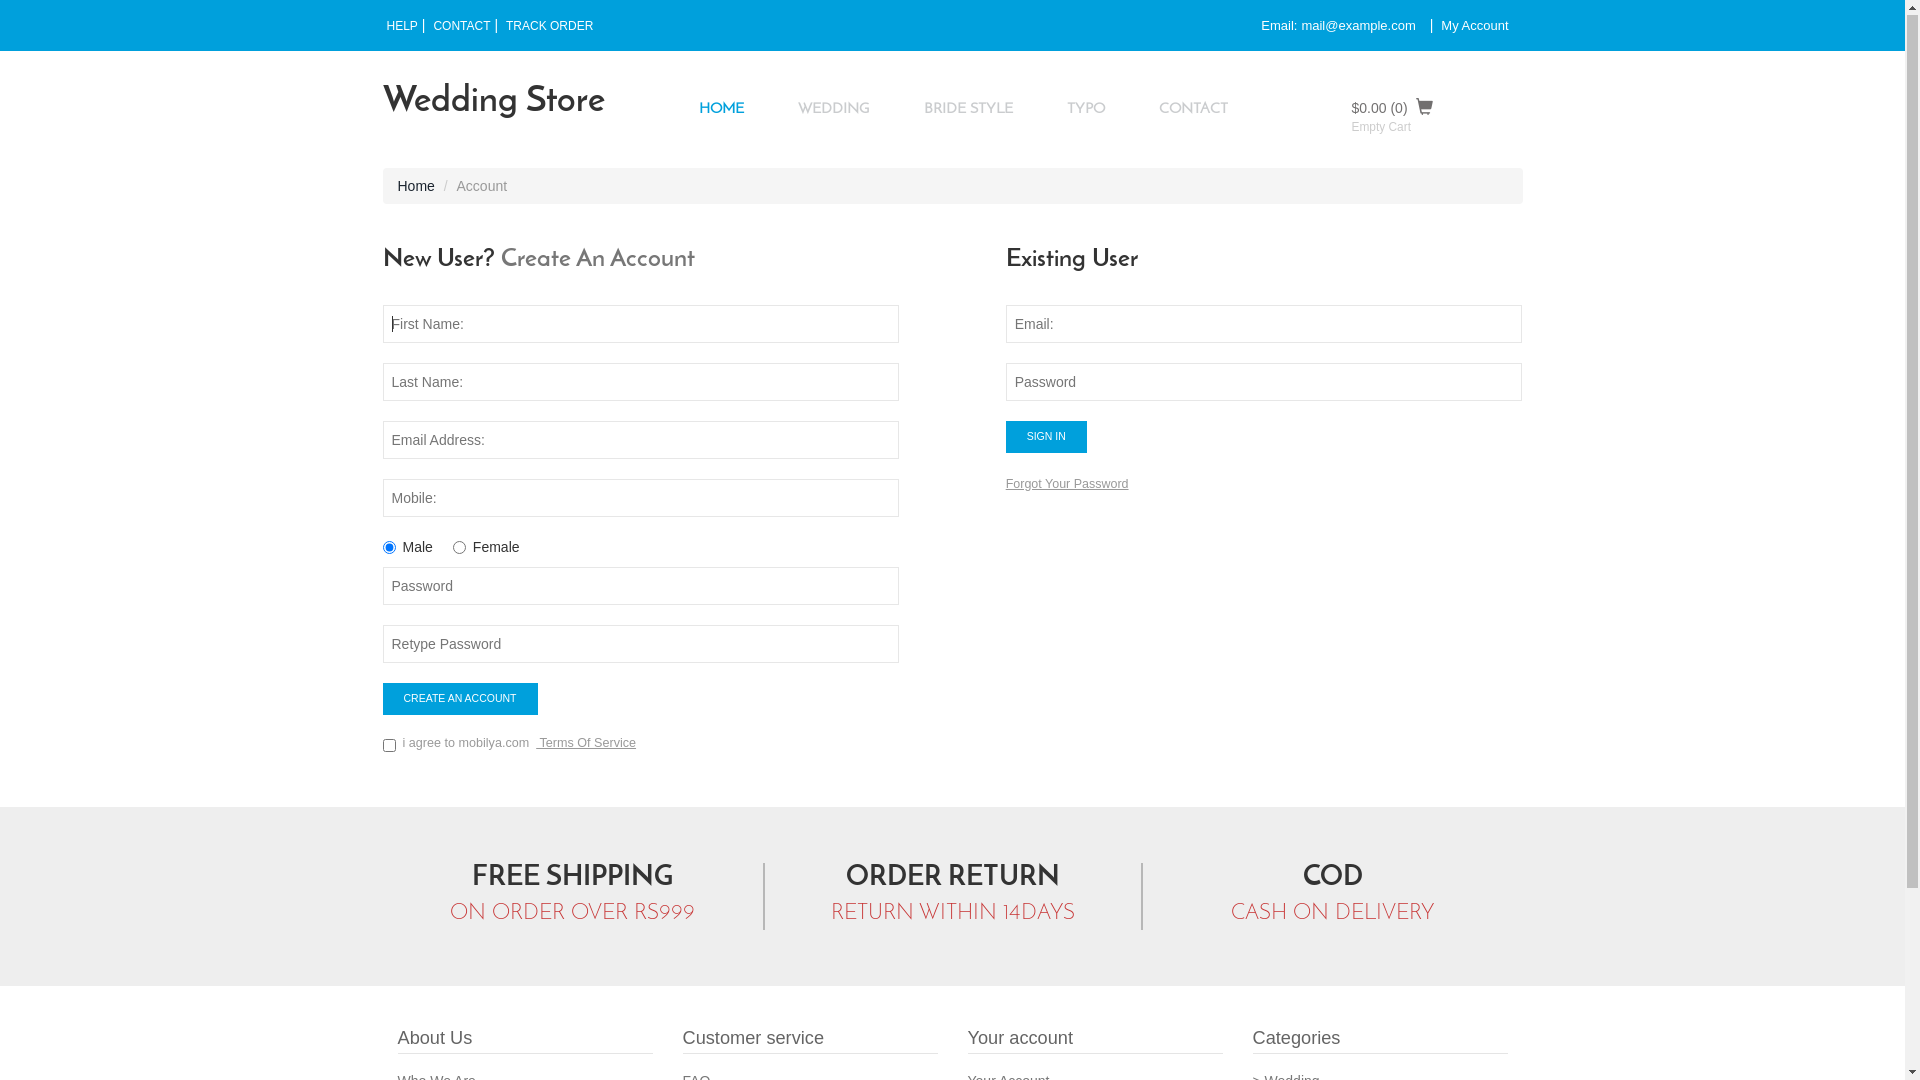  Describe the element at coordinates (382, 698) in the screenshot. I see `'create an account'` at that location.